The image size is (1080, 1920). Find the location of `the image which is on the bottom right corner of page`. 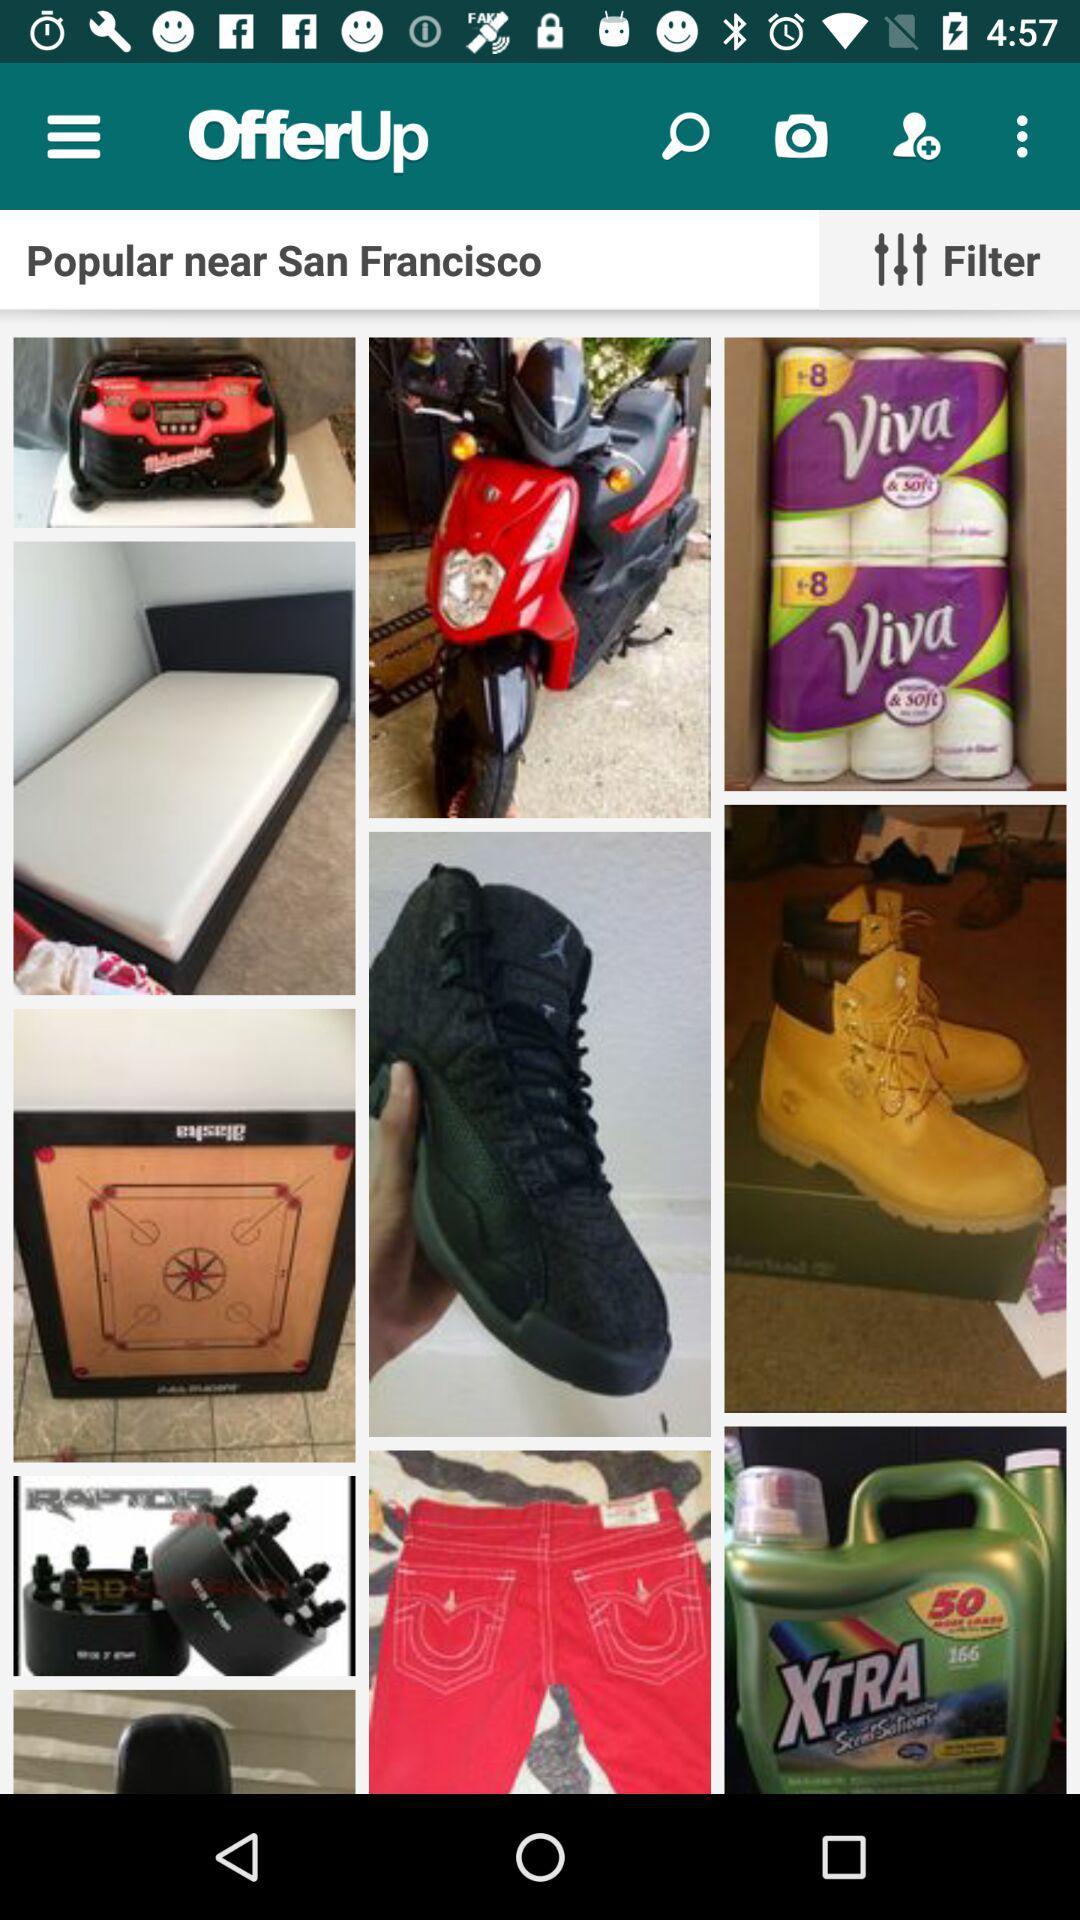

the image which is on the bottom right corner of page is located at coordinates (894, 1610).